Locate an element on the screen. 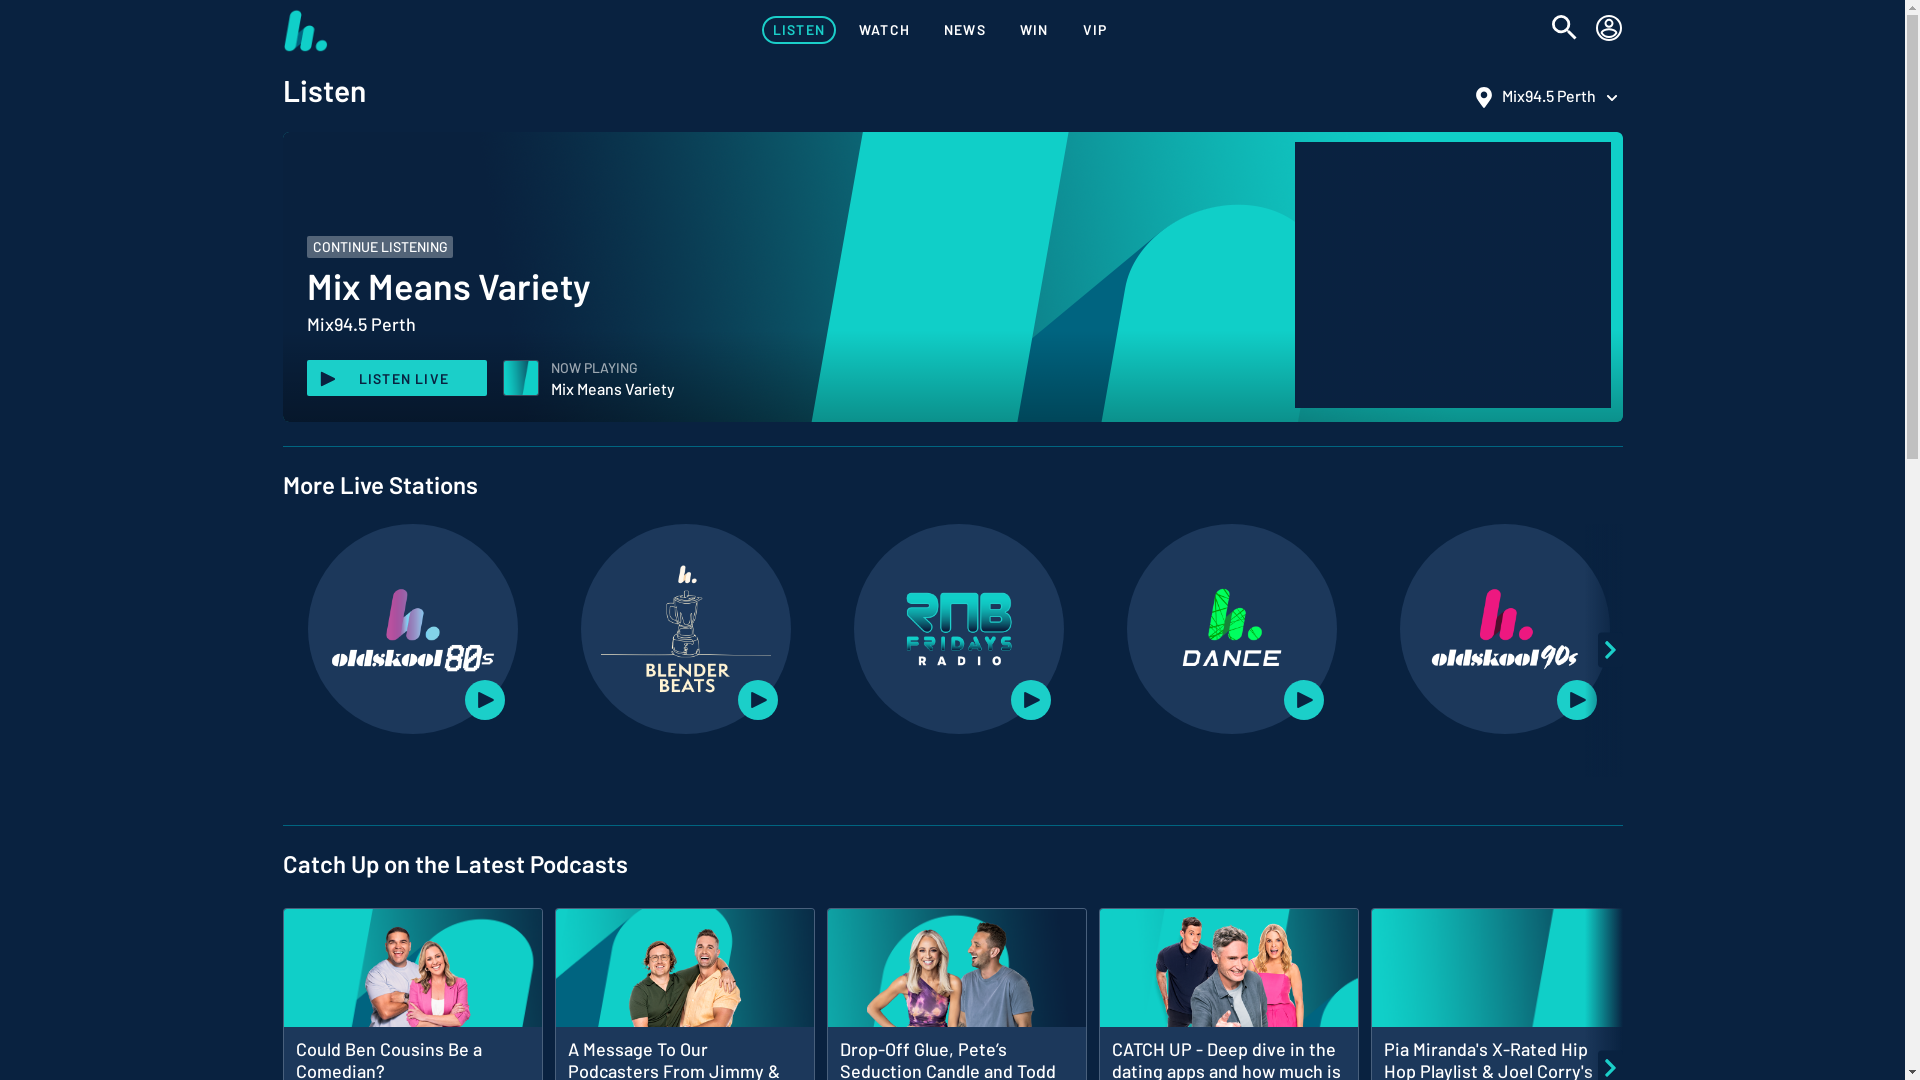 This screenshot has width=1920, height=1080. 'NEWS' is located at coordinates (964, 30).